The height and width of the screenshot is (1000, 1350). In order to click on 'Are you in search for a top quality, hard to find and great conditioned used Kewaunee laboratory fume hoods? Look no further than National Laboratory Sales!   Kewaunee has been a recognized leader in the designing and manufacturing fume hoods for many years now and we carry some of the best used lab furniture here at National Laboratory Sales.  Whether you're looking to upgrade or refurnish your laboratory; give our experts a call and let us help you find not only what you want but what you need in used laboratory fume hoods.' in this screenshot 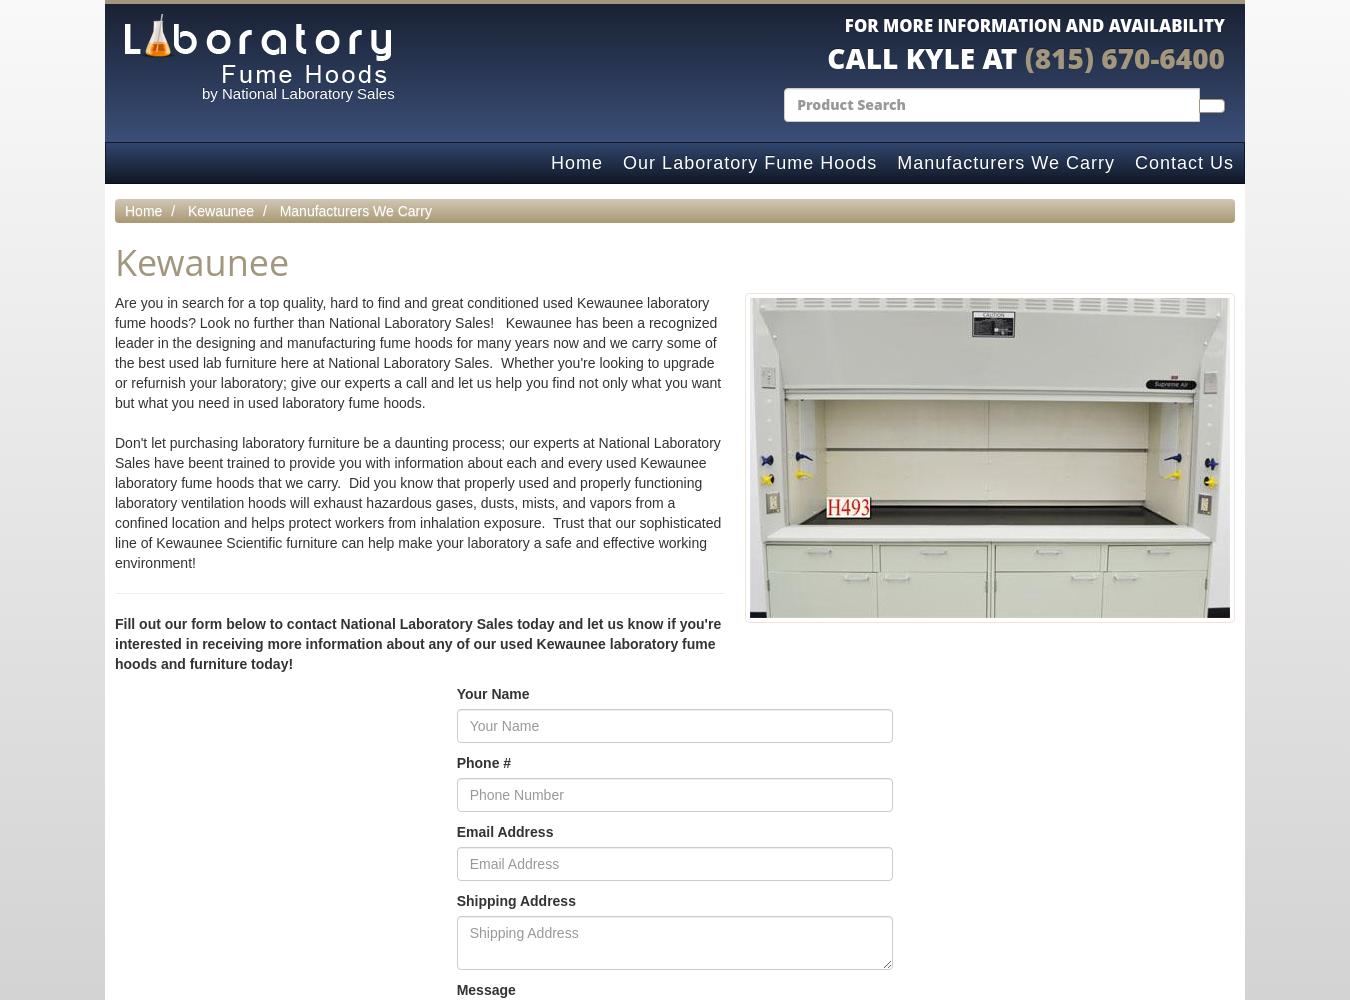, I will do `click(115, 351)`.